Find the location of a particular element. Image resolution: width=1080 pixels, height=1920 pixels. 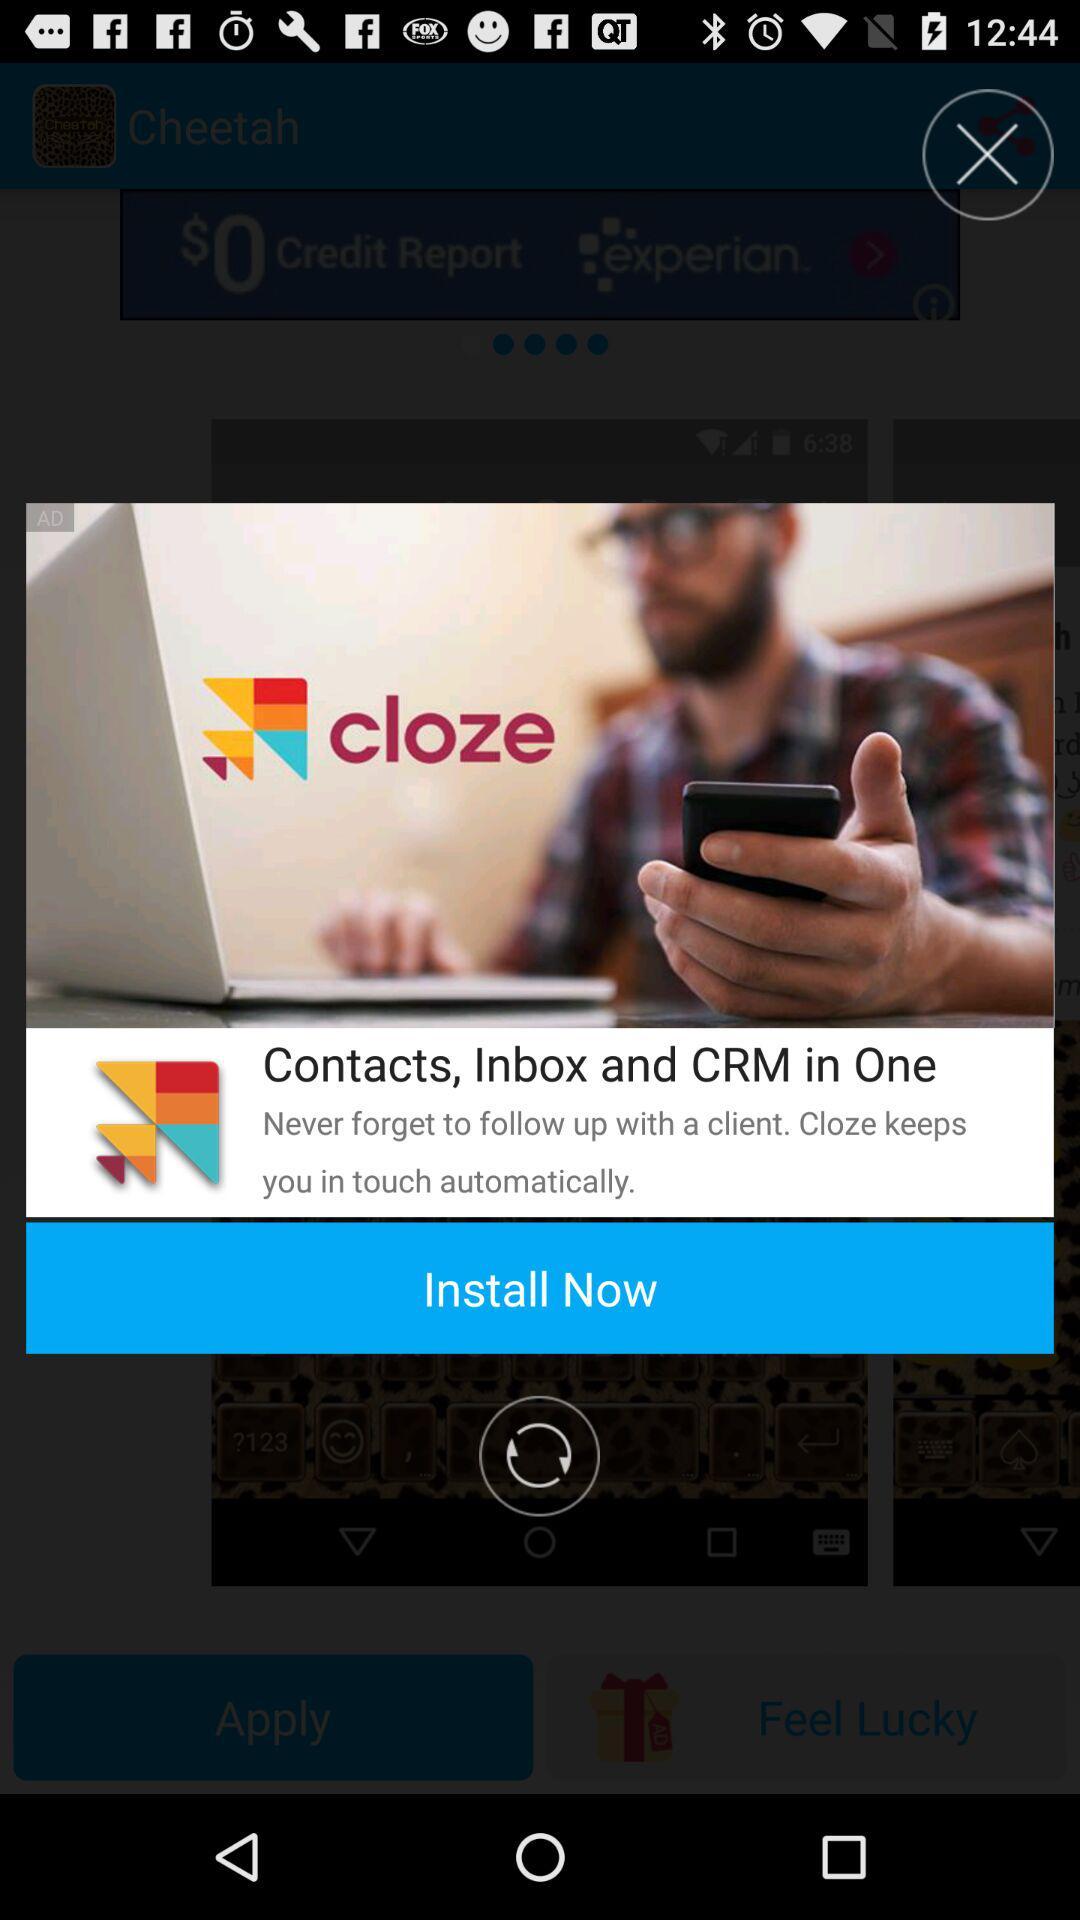

the app above contacts inbox and icon is located at coordinates (540, 764).